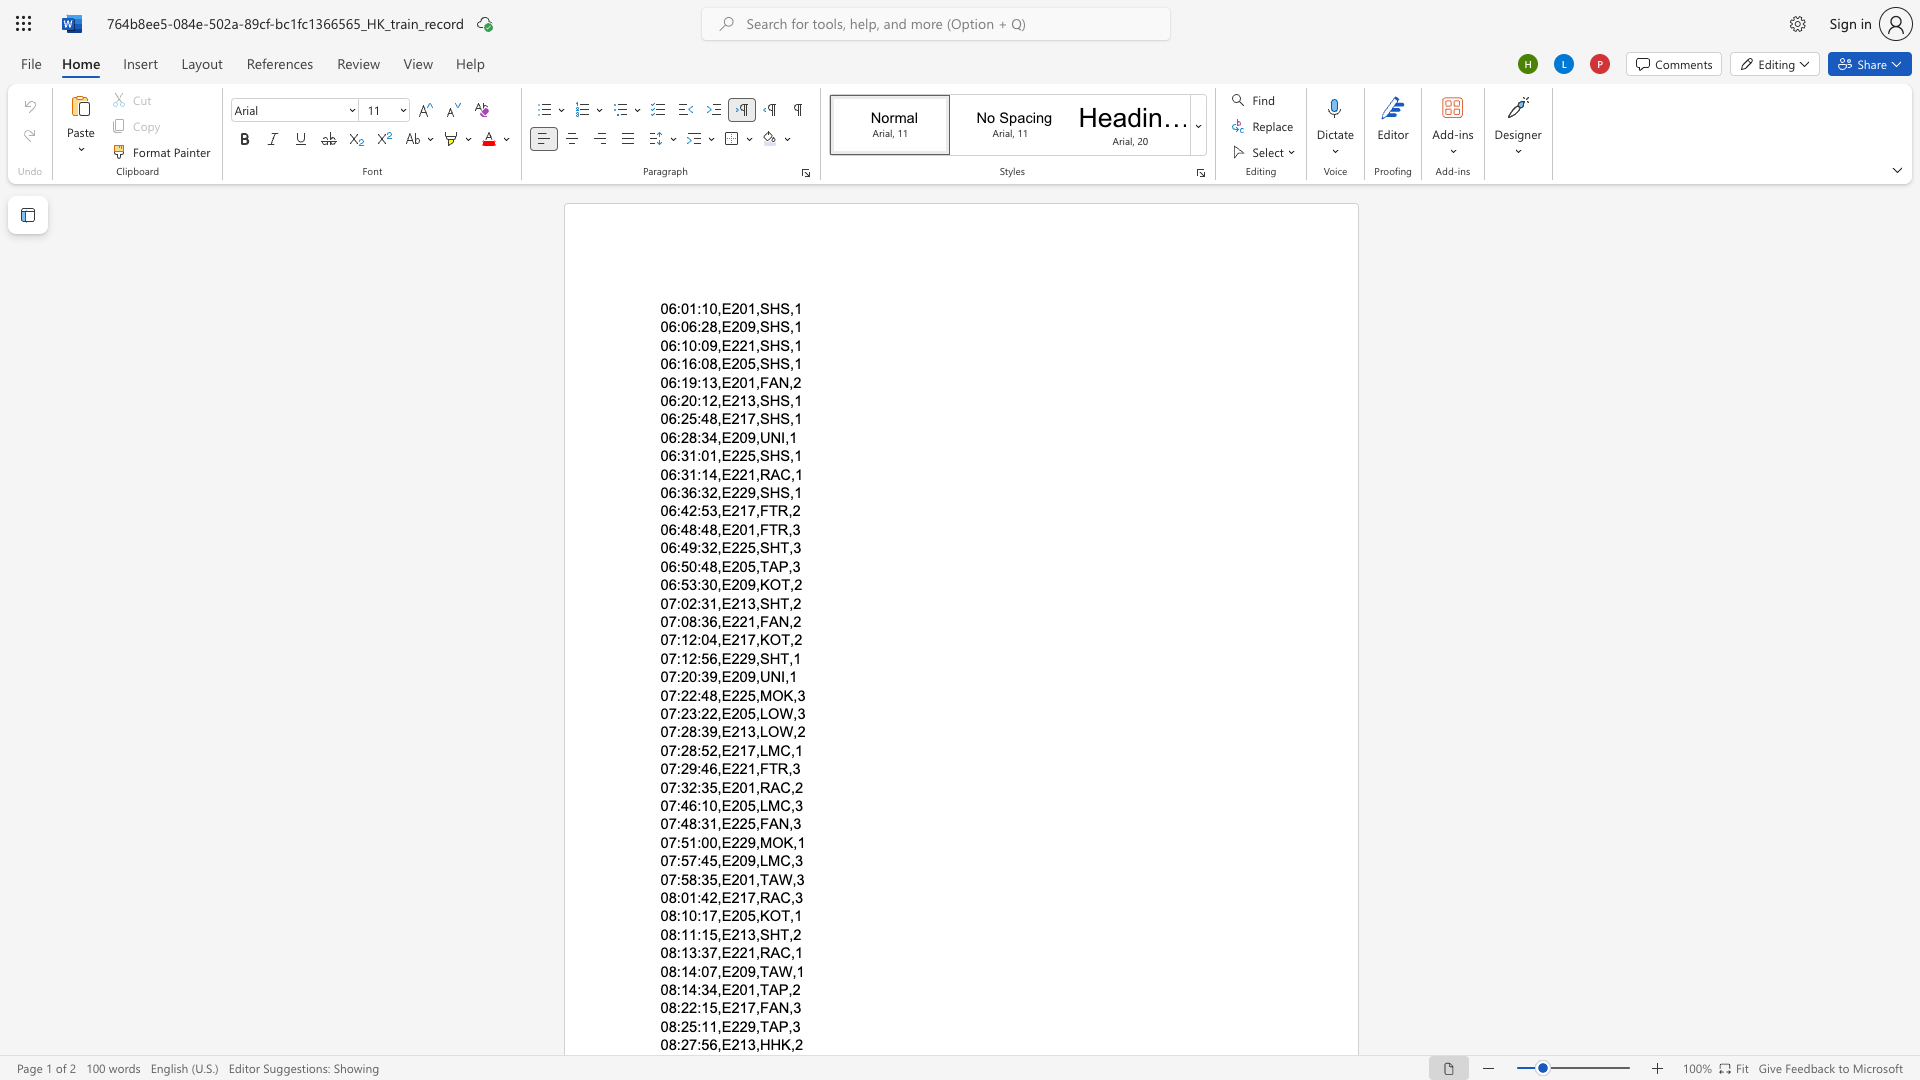  Describe the element at coordinates (709, 786) in the screenshot. I see `the subset text "5," within the text "07:32:35,E201,RAC,2"` at that location.